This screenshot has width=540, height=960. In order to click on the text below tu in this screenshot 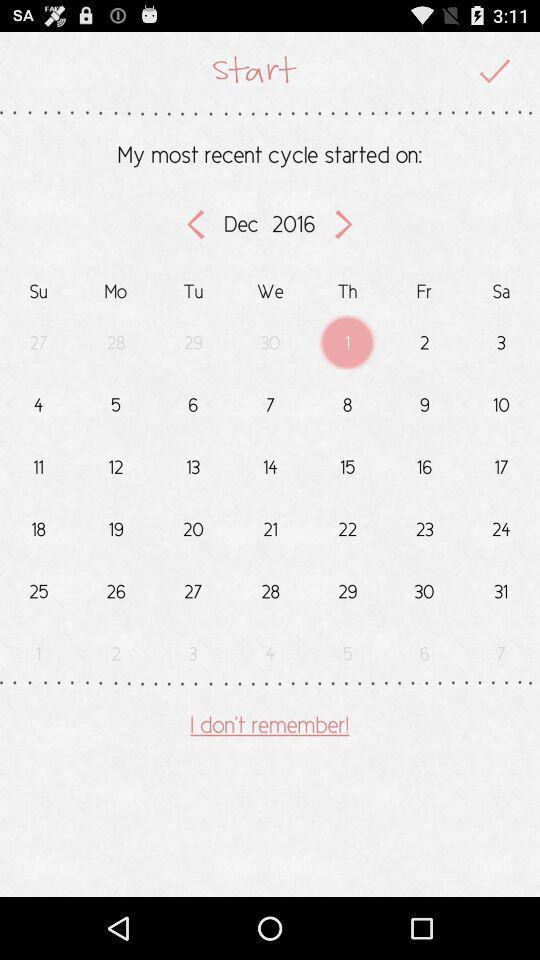, I will do `click(193, 342)`.